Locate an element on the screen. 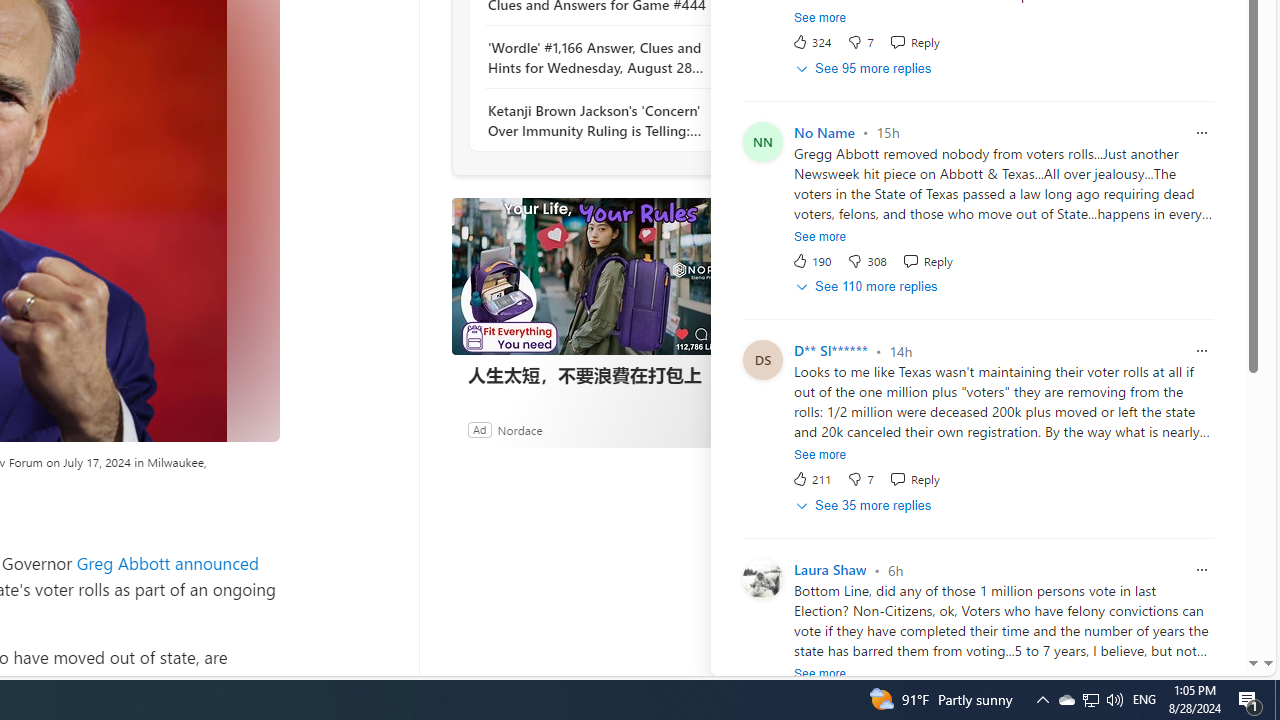 This screenshot has width=1280, height=720. 'No Name' is located at coordinates (824, 132).